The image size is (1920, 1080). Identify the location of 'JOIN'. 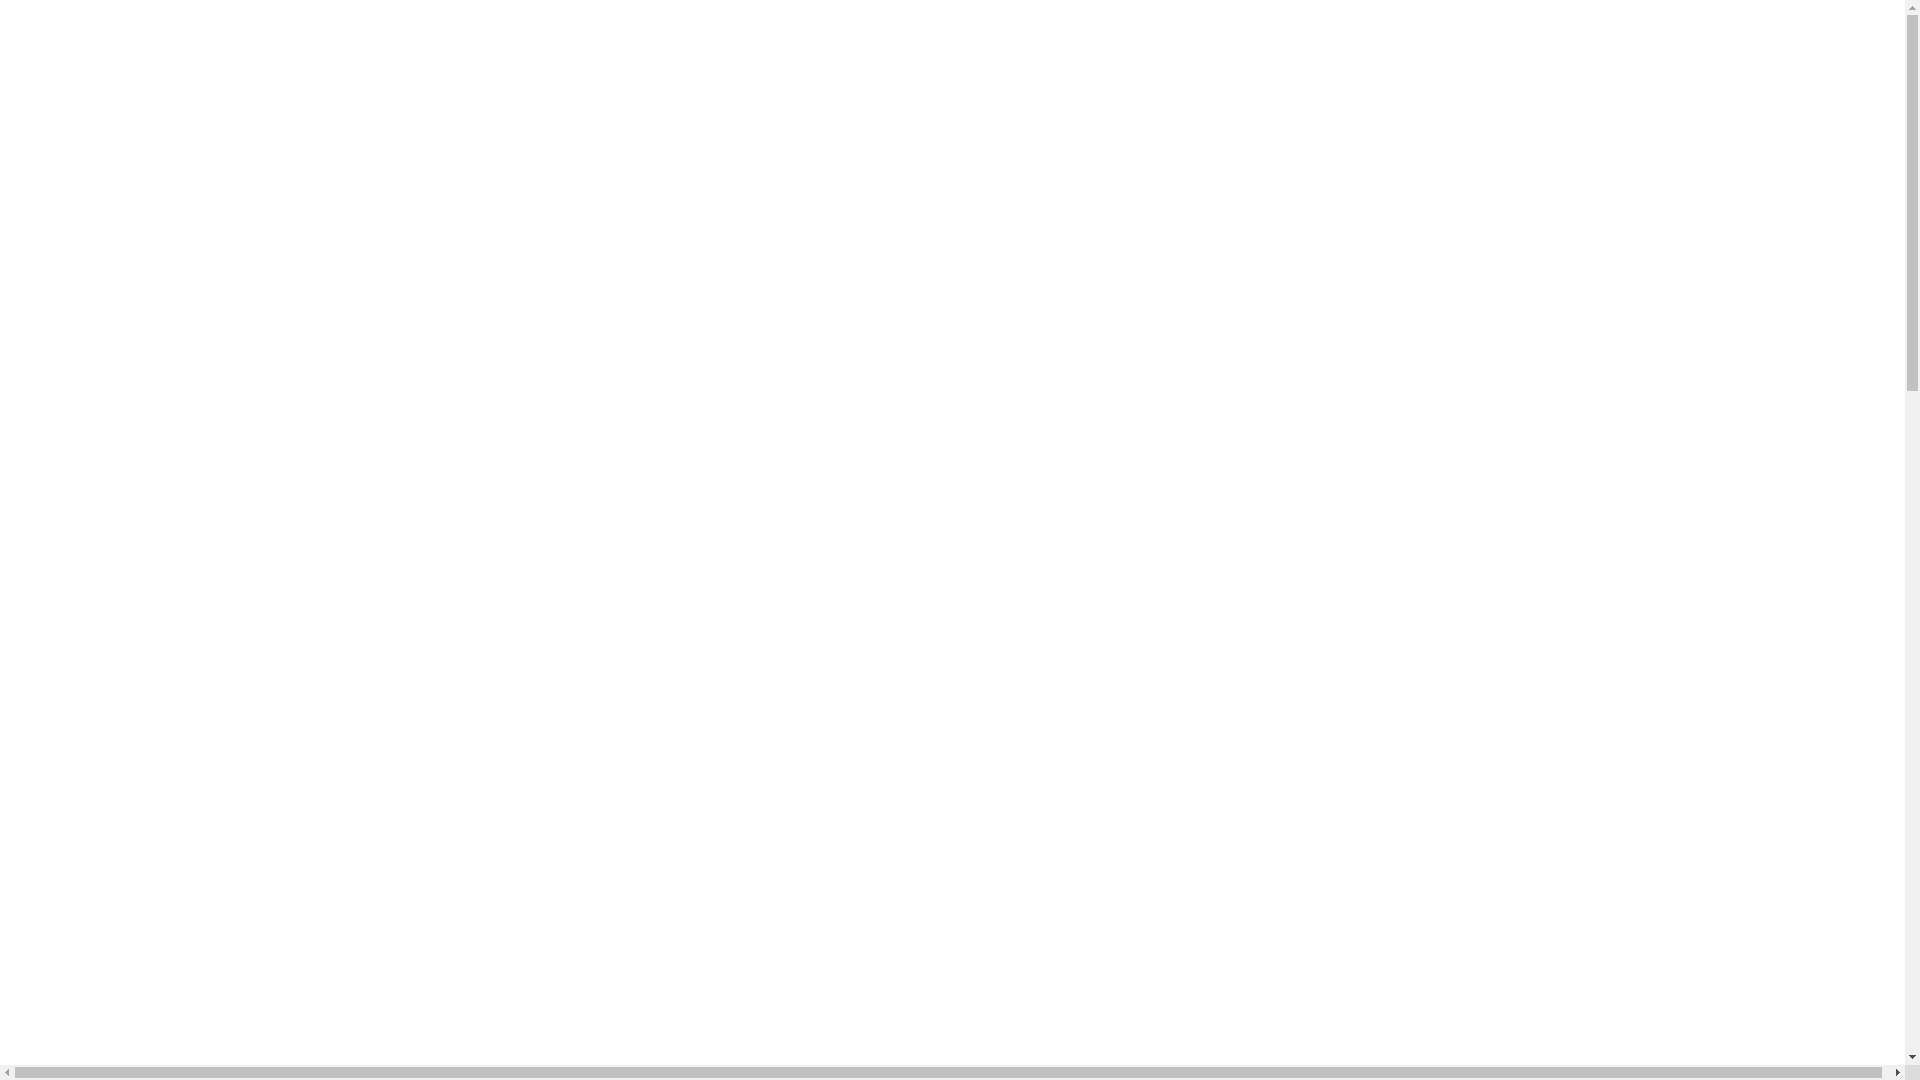
(65, 104).